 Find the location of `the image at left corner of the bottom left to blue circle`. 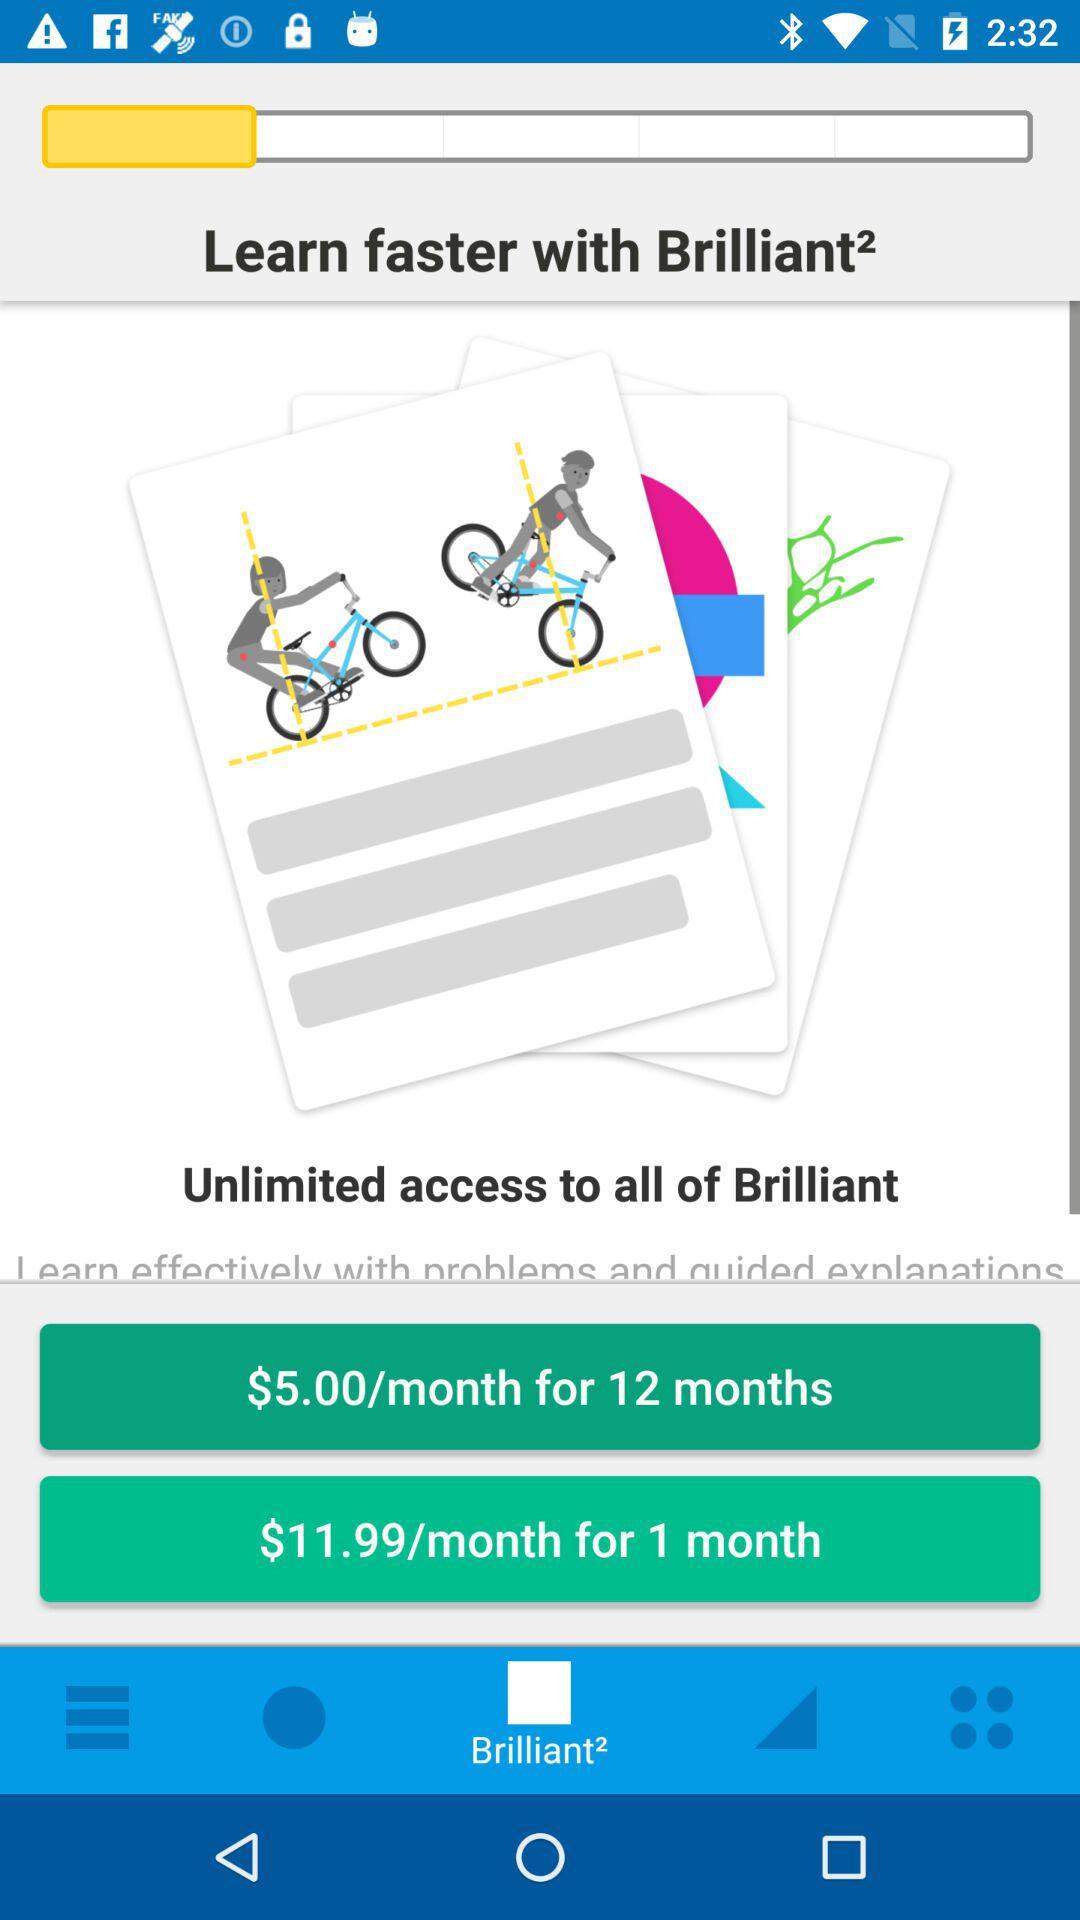

the image at left corner of the bottom left to blue circle is located at coordinates (97, 1716).